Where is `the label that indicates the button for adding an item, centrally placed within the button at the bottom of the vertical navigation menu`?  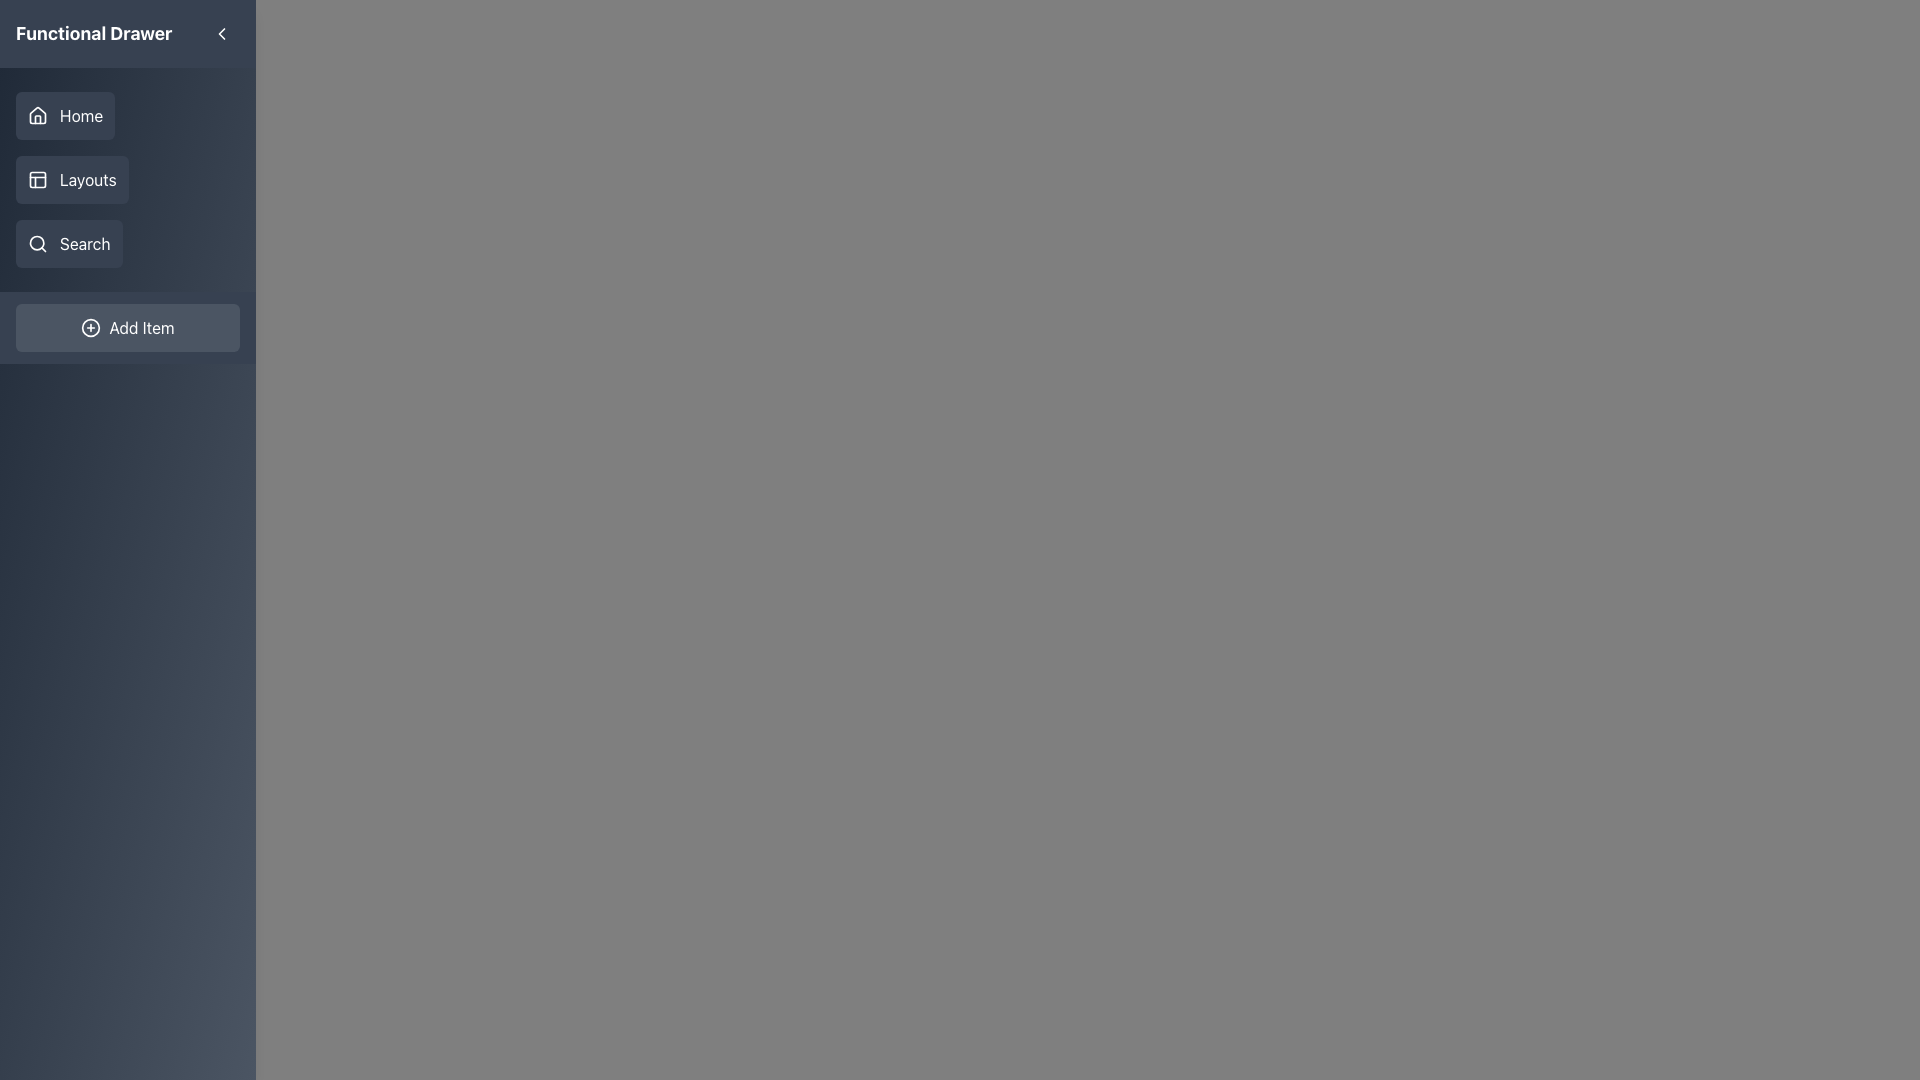 the label that indicates the button for adding an item, centrally placed within the button at the bottom of the vertical navigation menu is located at coordinates (141, 326).